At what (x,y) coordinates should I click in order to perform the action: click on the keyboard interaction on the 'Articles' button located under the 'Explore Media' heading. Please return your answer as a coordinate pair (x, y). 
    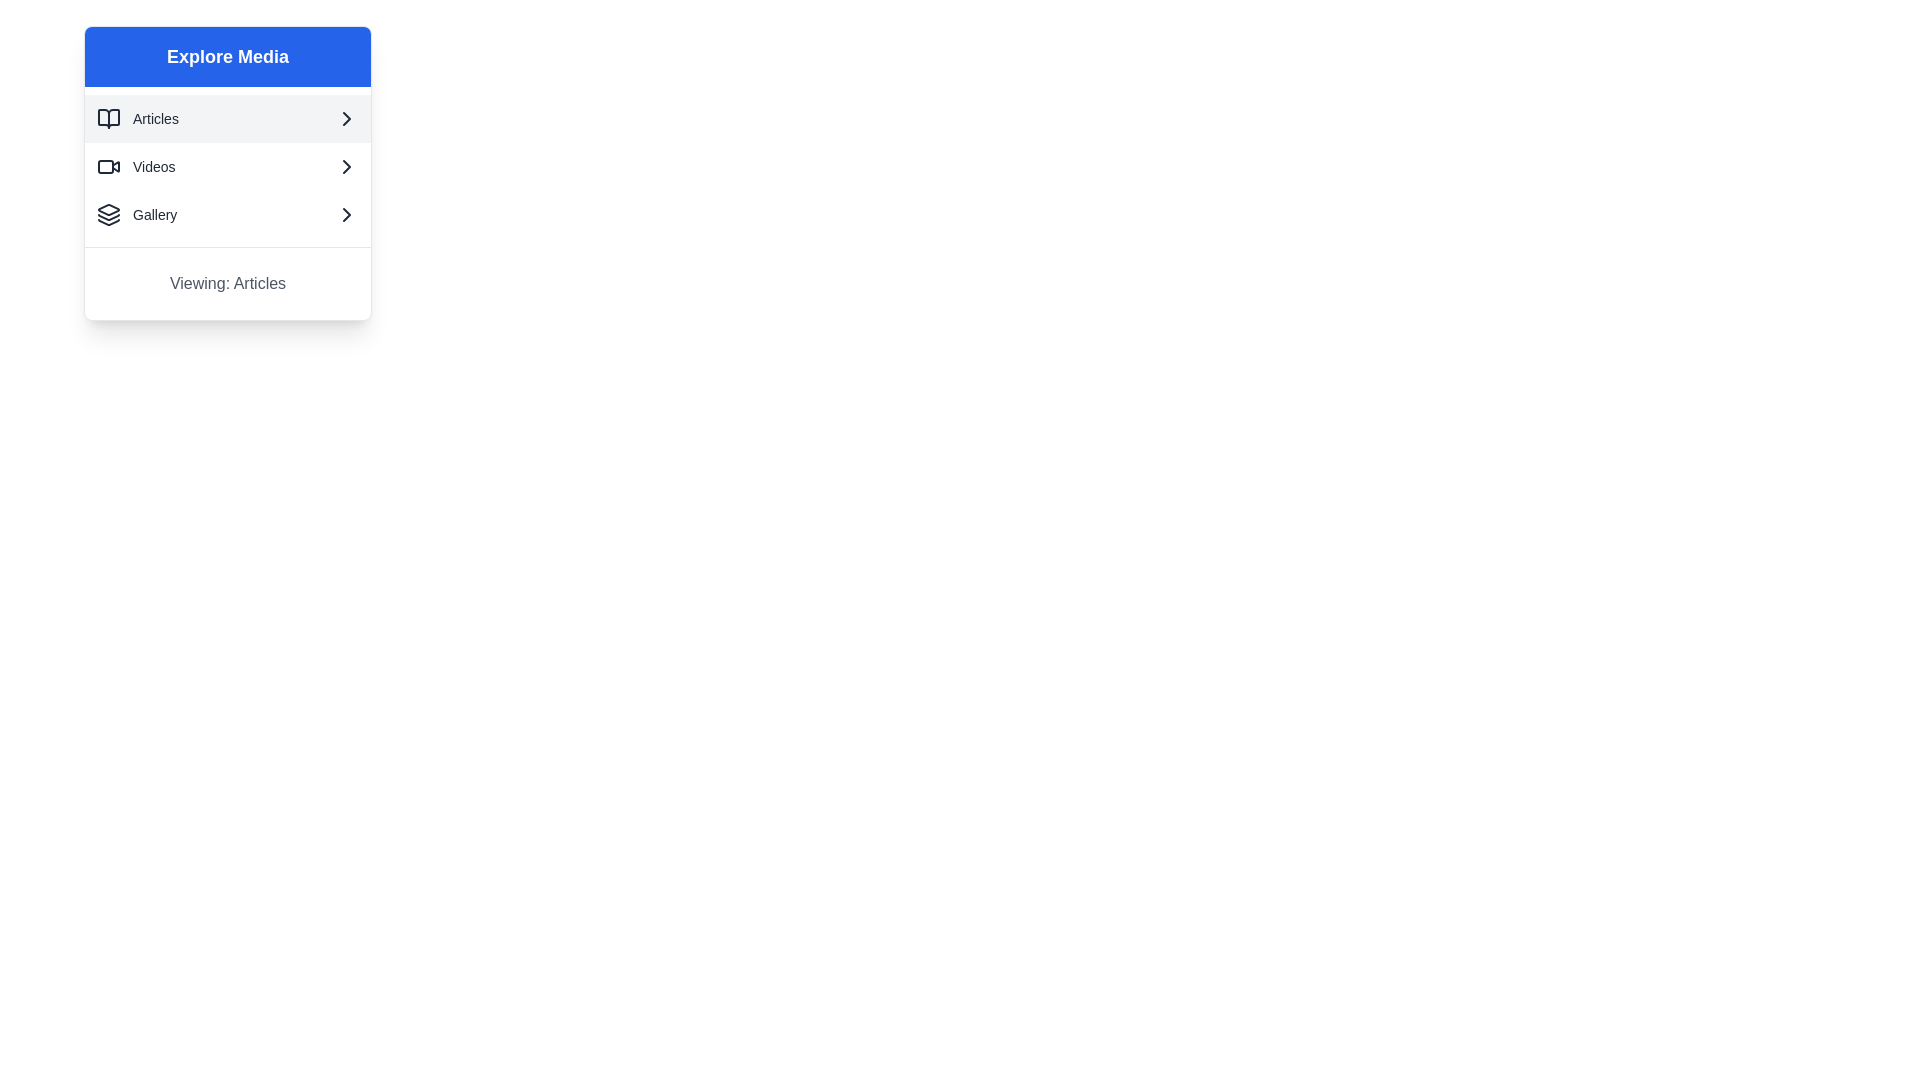
    Looking at the image, I should click on (227, 119).